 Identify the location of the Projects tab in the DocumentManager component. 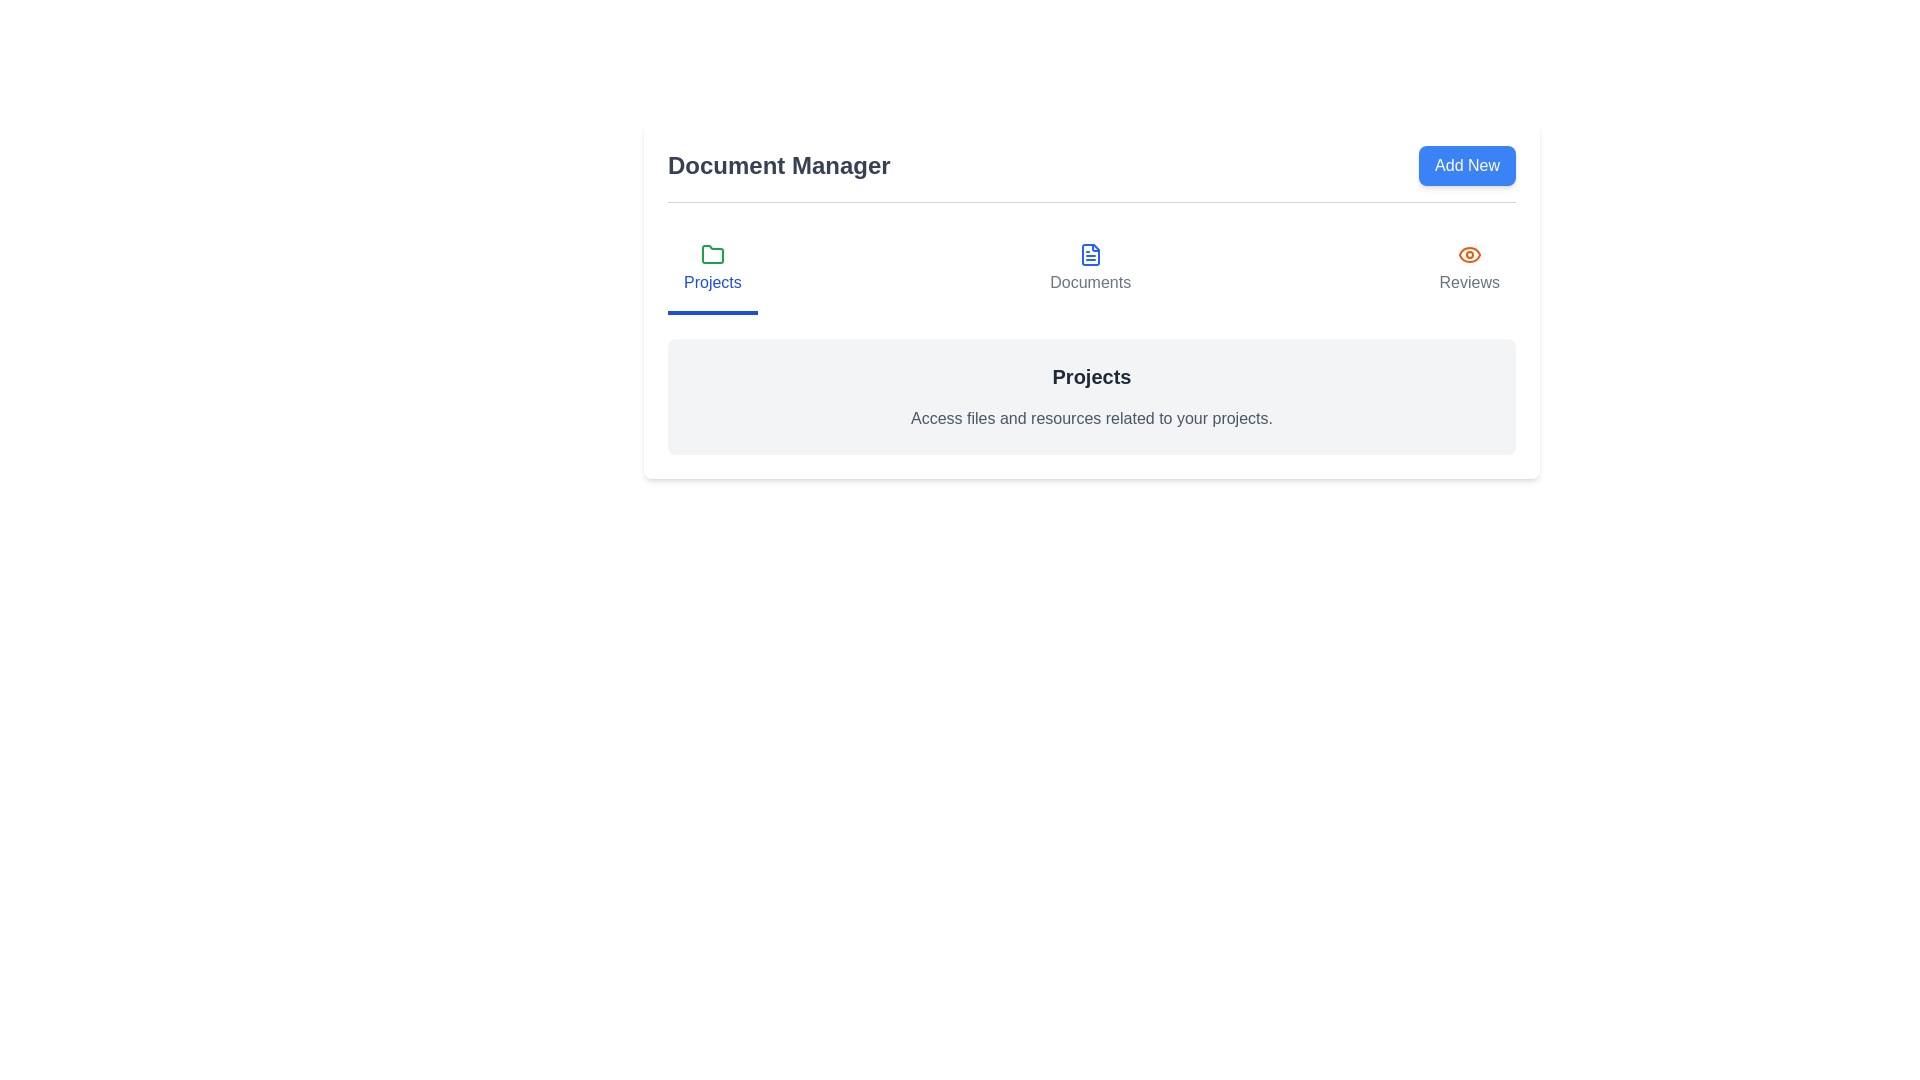
(712, 270).